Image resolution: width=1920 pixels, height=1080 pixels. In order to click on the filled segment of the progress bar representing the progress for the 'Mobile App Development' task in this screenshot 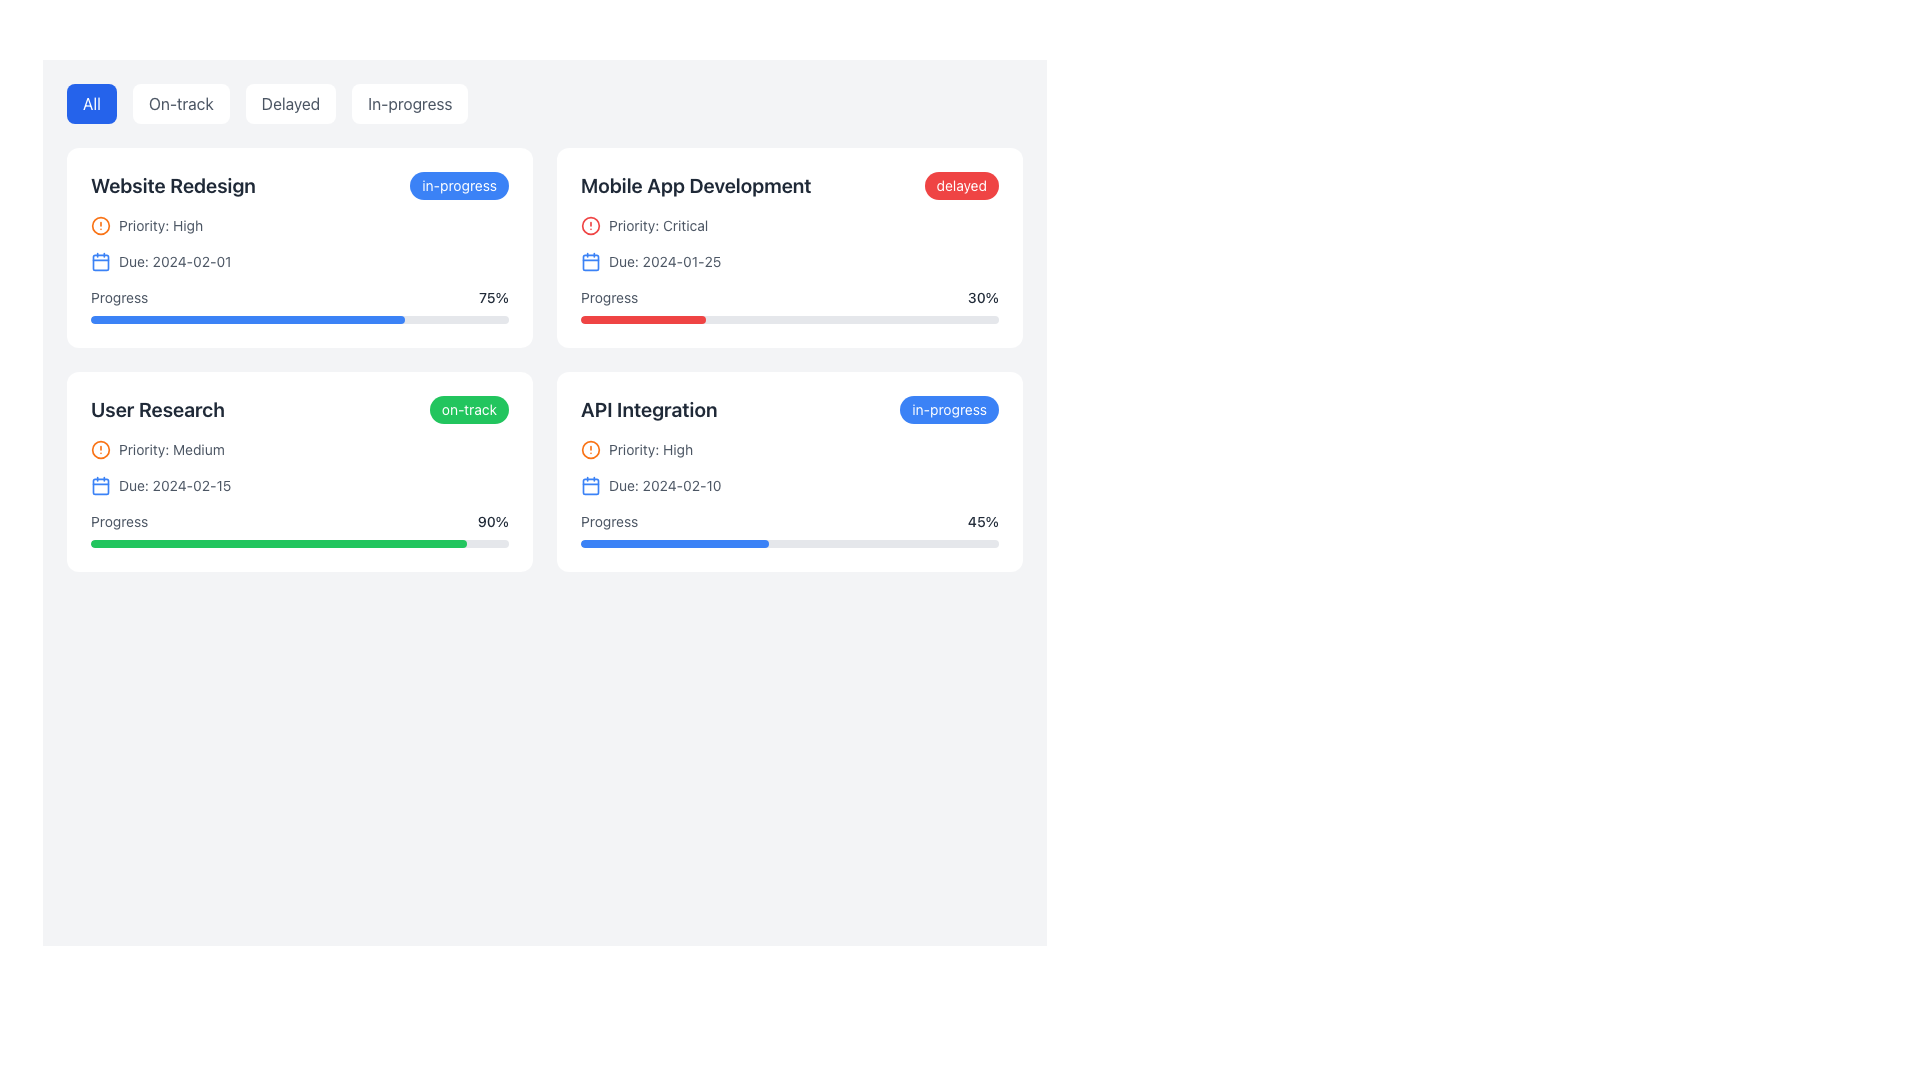, I will do `click(643, 319)`.